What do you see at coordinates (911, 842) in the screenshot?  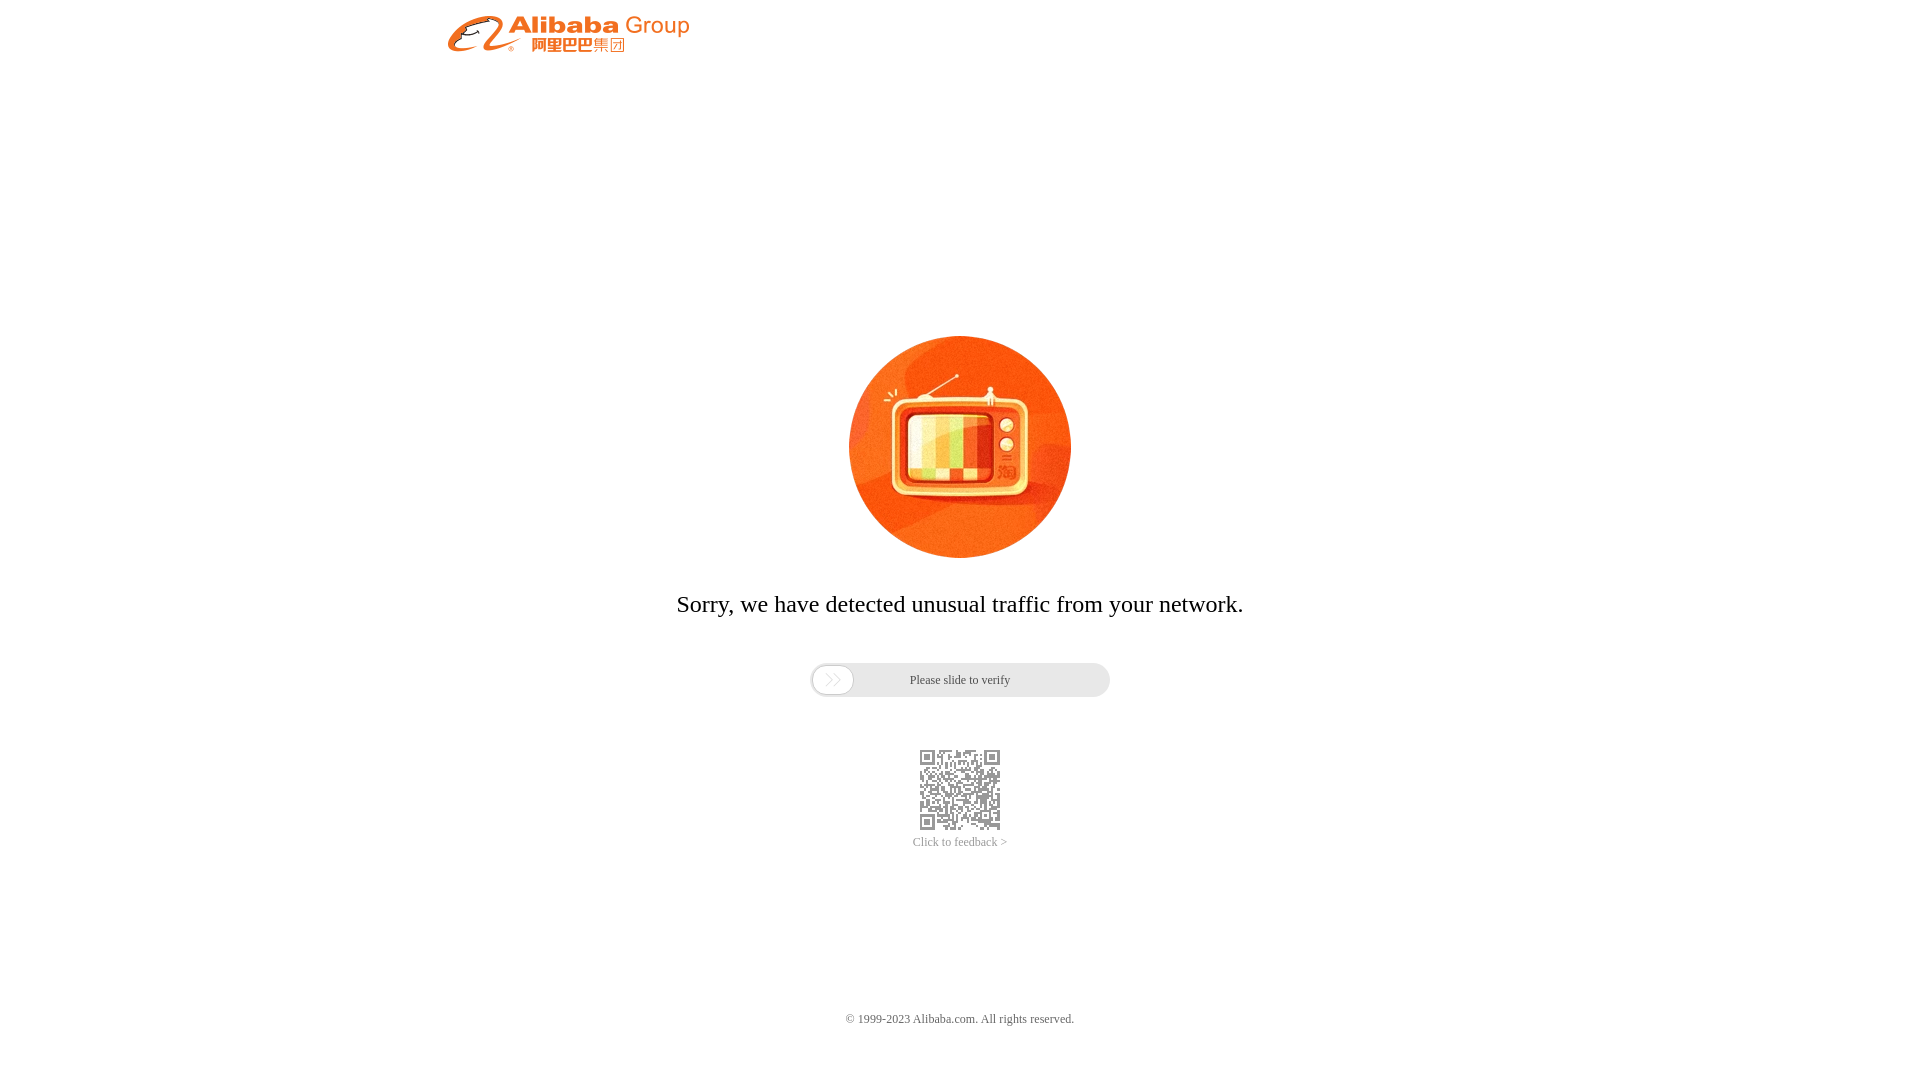 I see `'Click to feedback >'` at bounding box center [911, 842].